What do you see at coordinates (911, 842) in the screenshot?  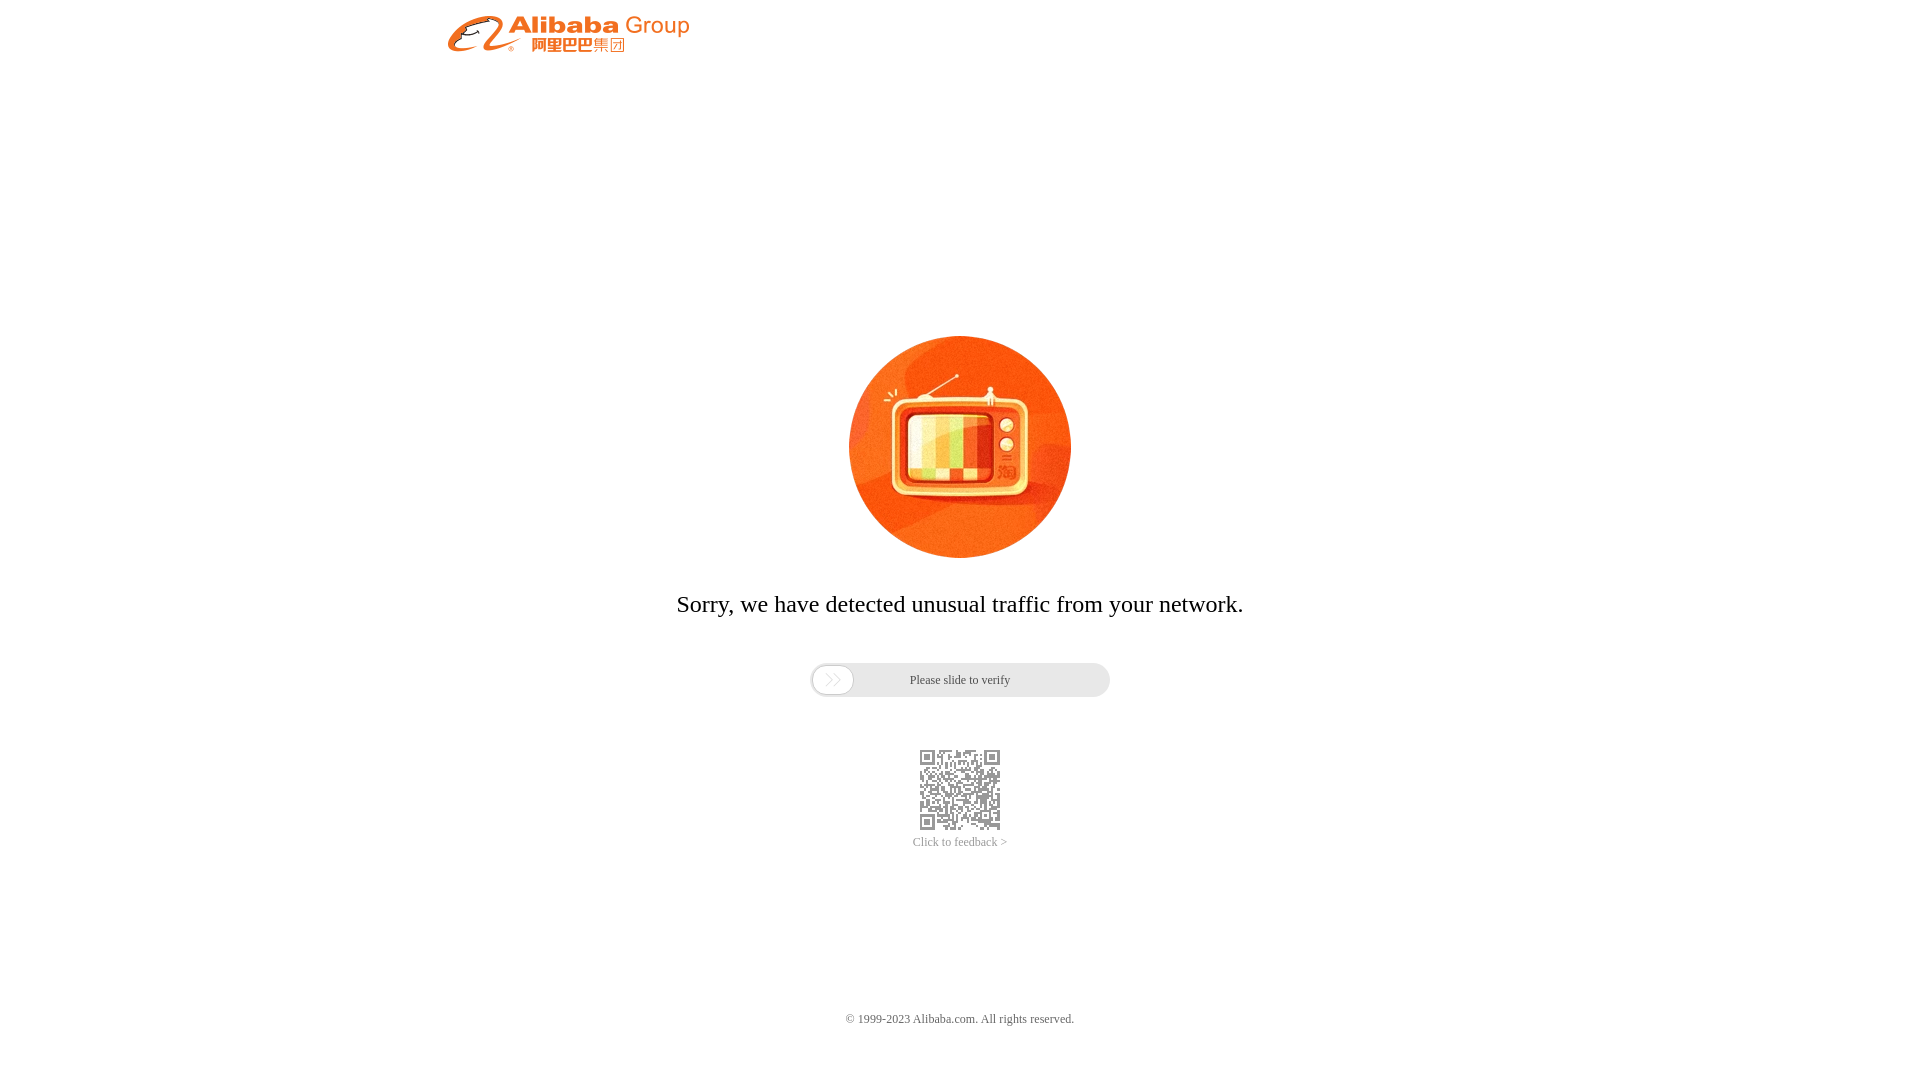 I see `'Click to feedback >'` at bounding box center [911, 842].